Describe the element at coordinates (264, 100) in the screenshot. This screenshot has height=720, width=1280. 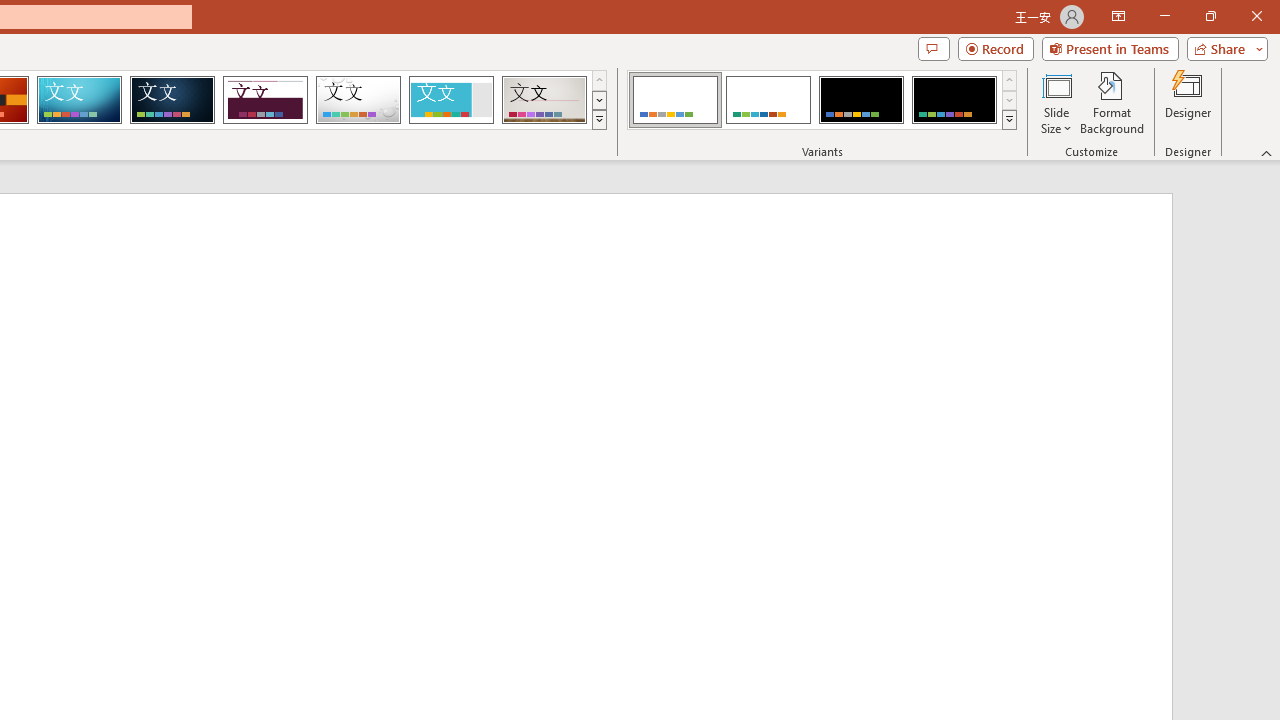
I see `'Dividend Loading Preview...'` at that location.